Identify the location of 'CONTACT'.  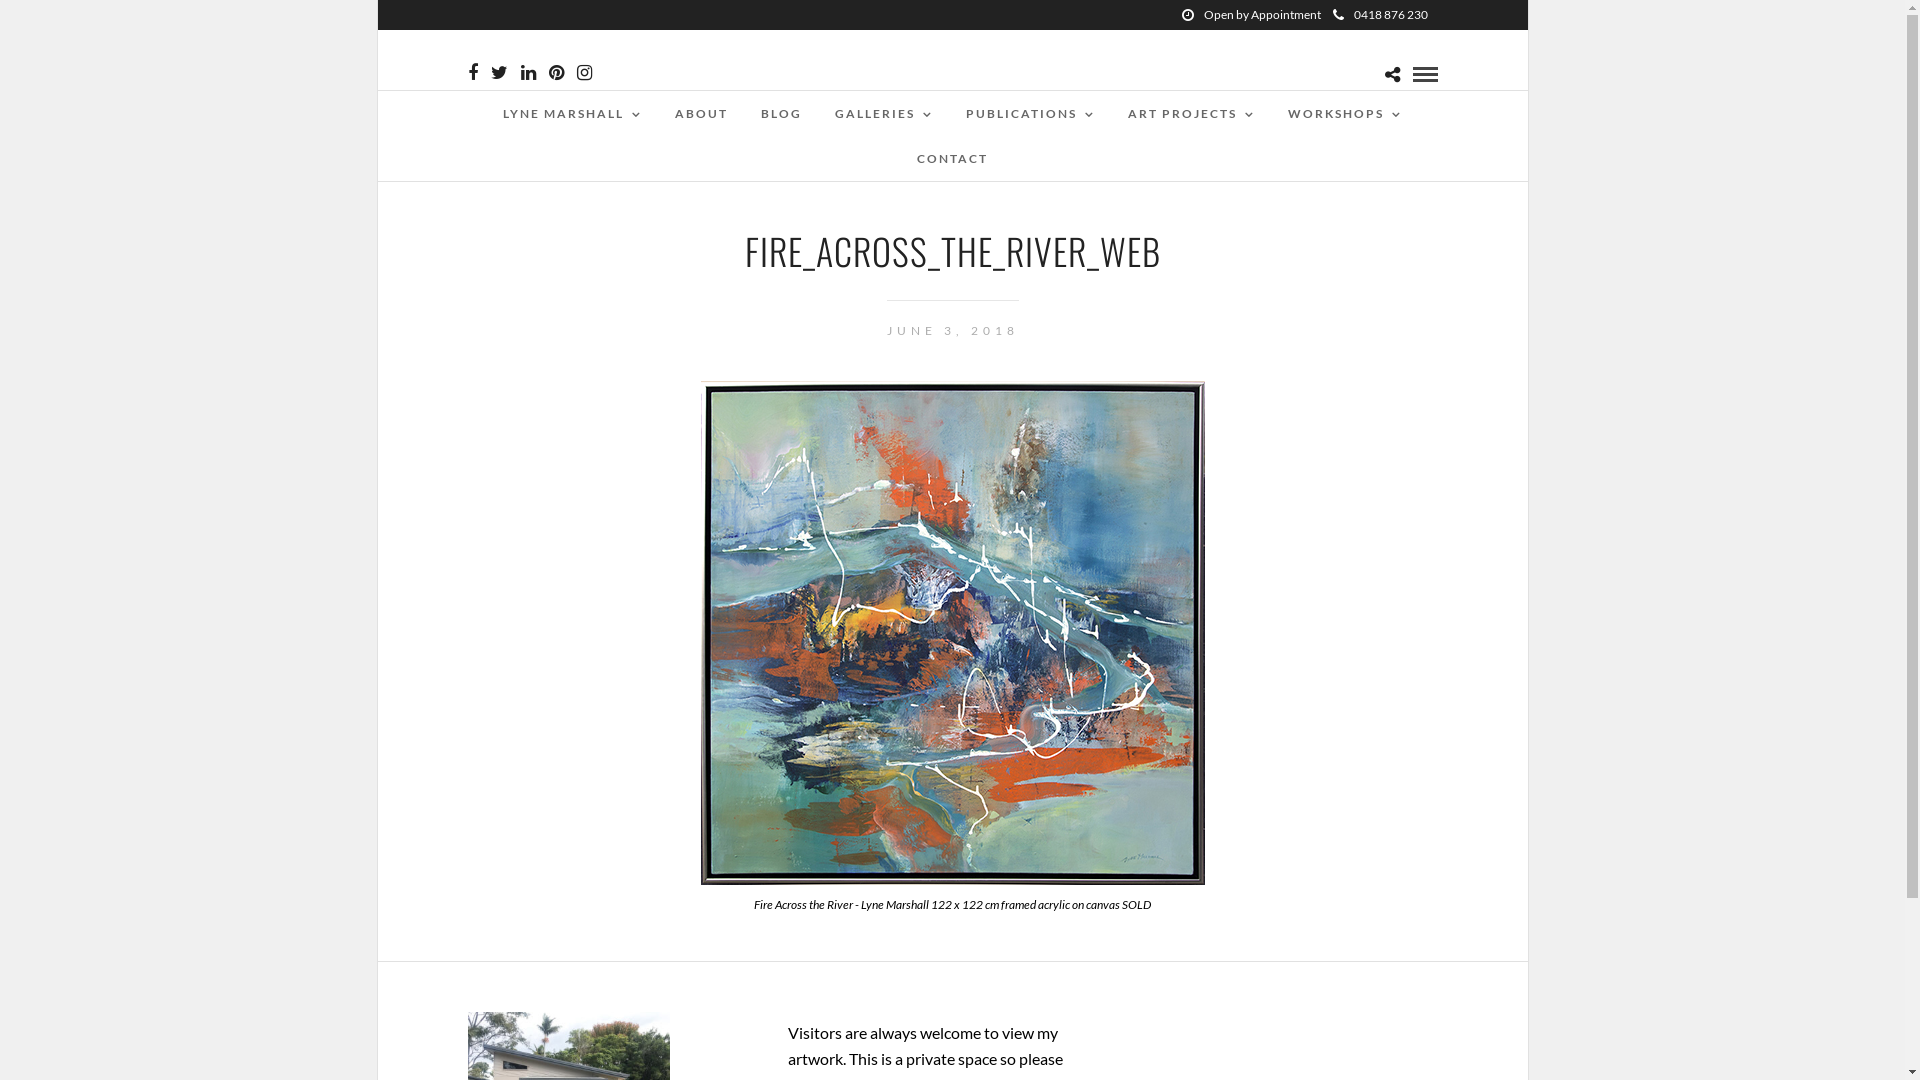
(951, 157).